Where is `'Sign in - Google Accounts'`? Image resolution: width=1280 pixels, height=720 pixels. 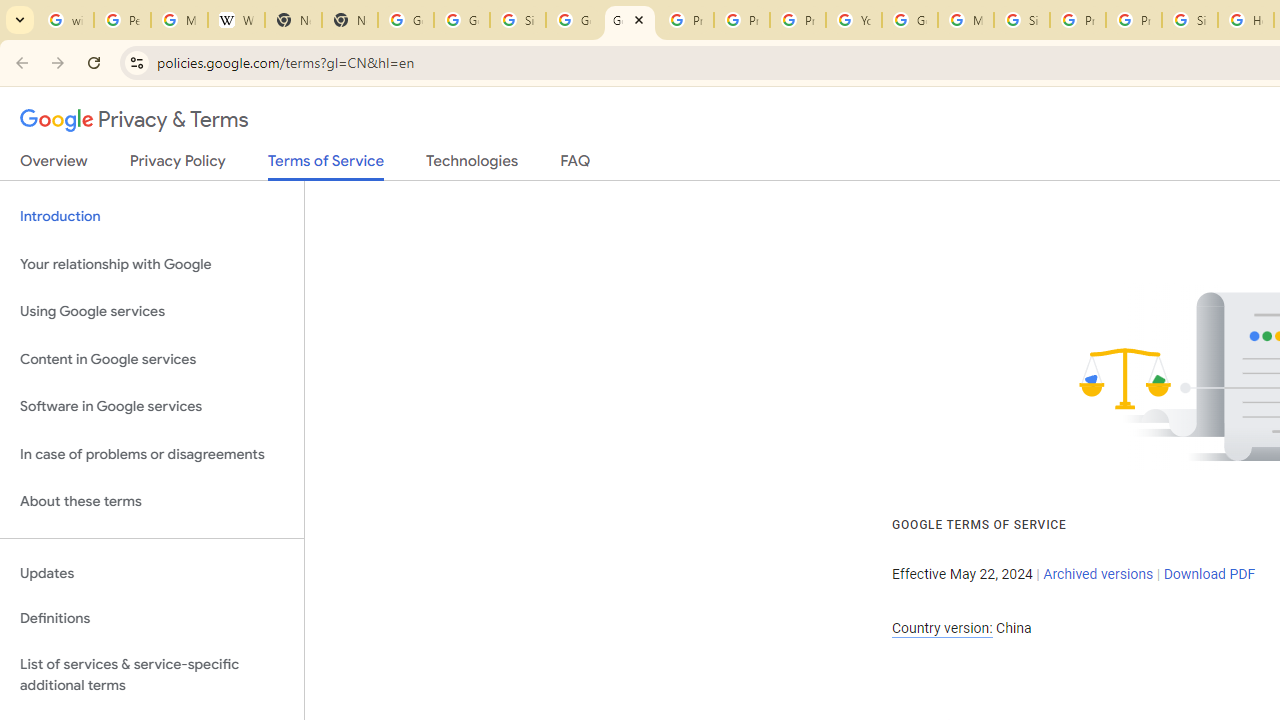
'Sign in - Google Accounts' is located at coordinates (1022, 20).